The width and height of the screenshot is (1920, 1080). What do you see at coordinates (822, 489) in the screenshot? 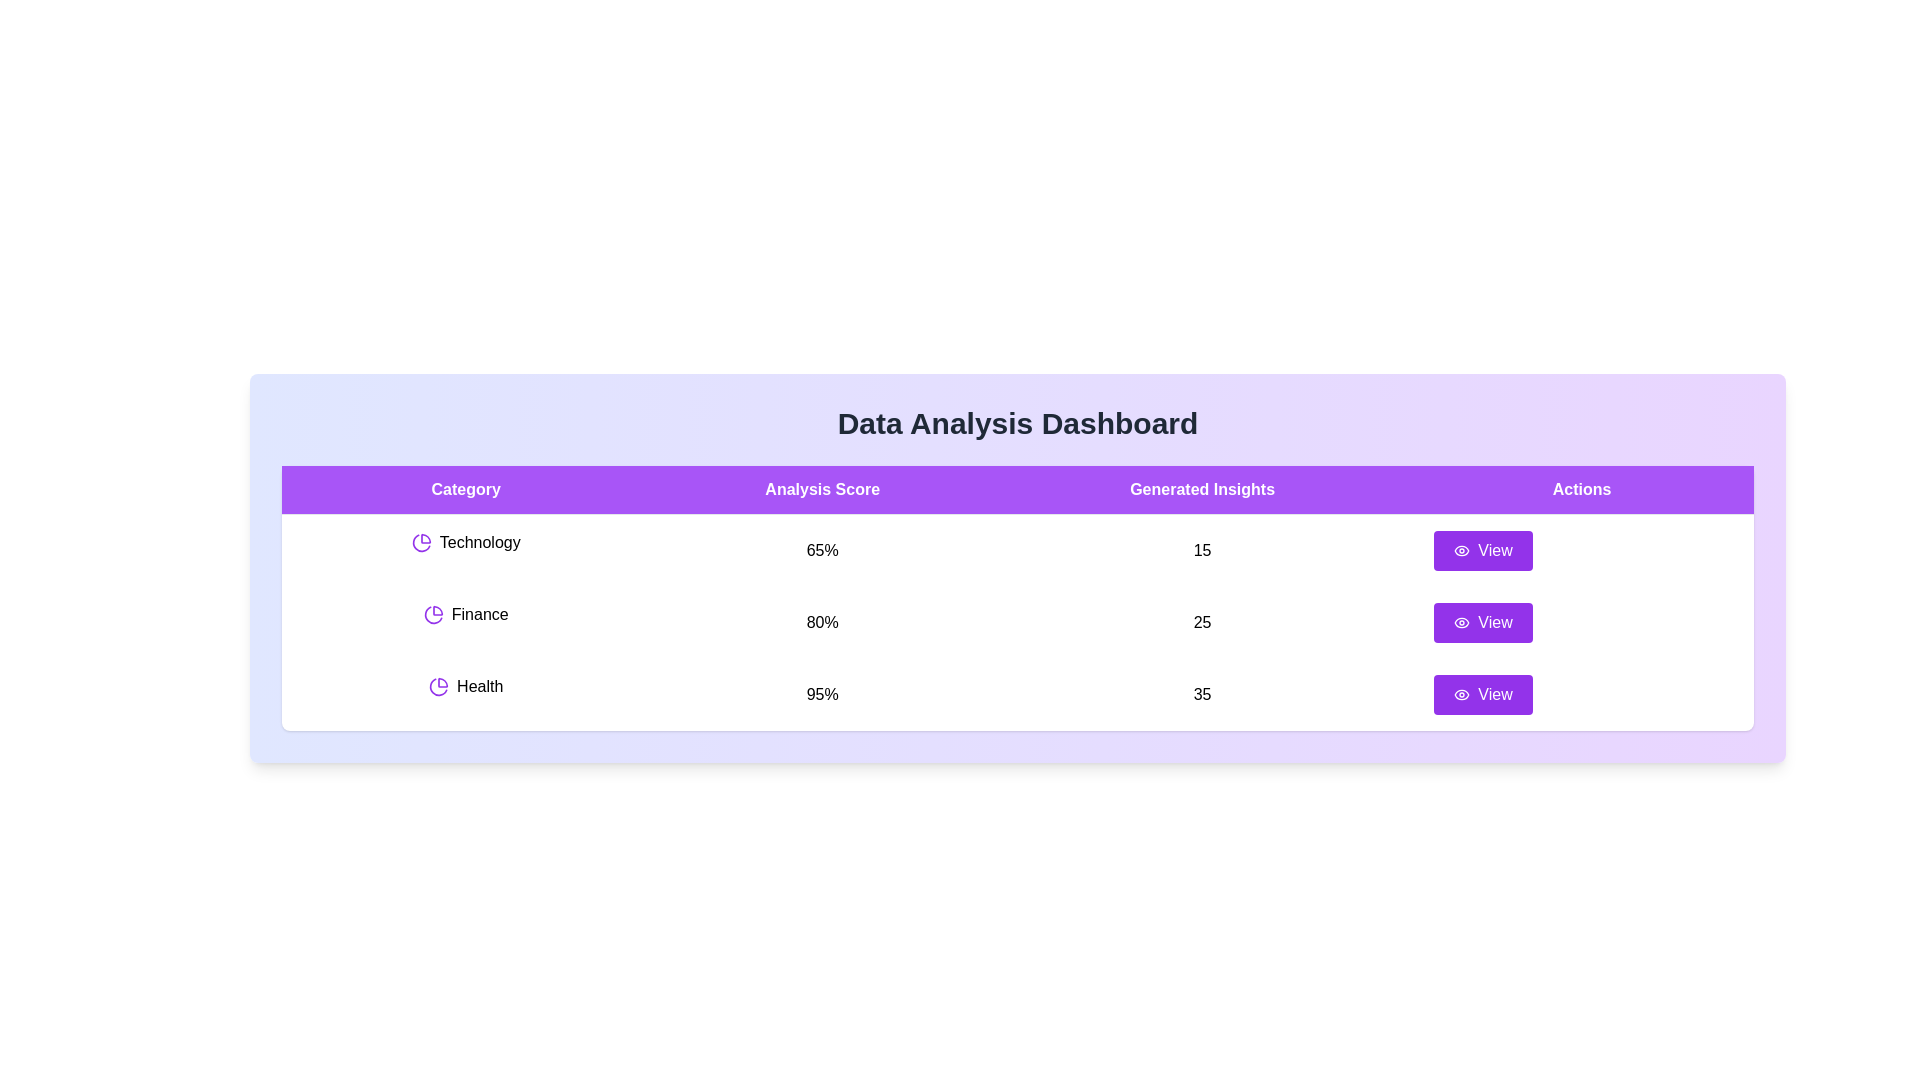
I see `the column header labeled 'Analysis Score' to sort the data` at bounding box center [822, 489].